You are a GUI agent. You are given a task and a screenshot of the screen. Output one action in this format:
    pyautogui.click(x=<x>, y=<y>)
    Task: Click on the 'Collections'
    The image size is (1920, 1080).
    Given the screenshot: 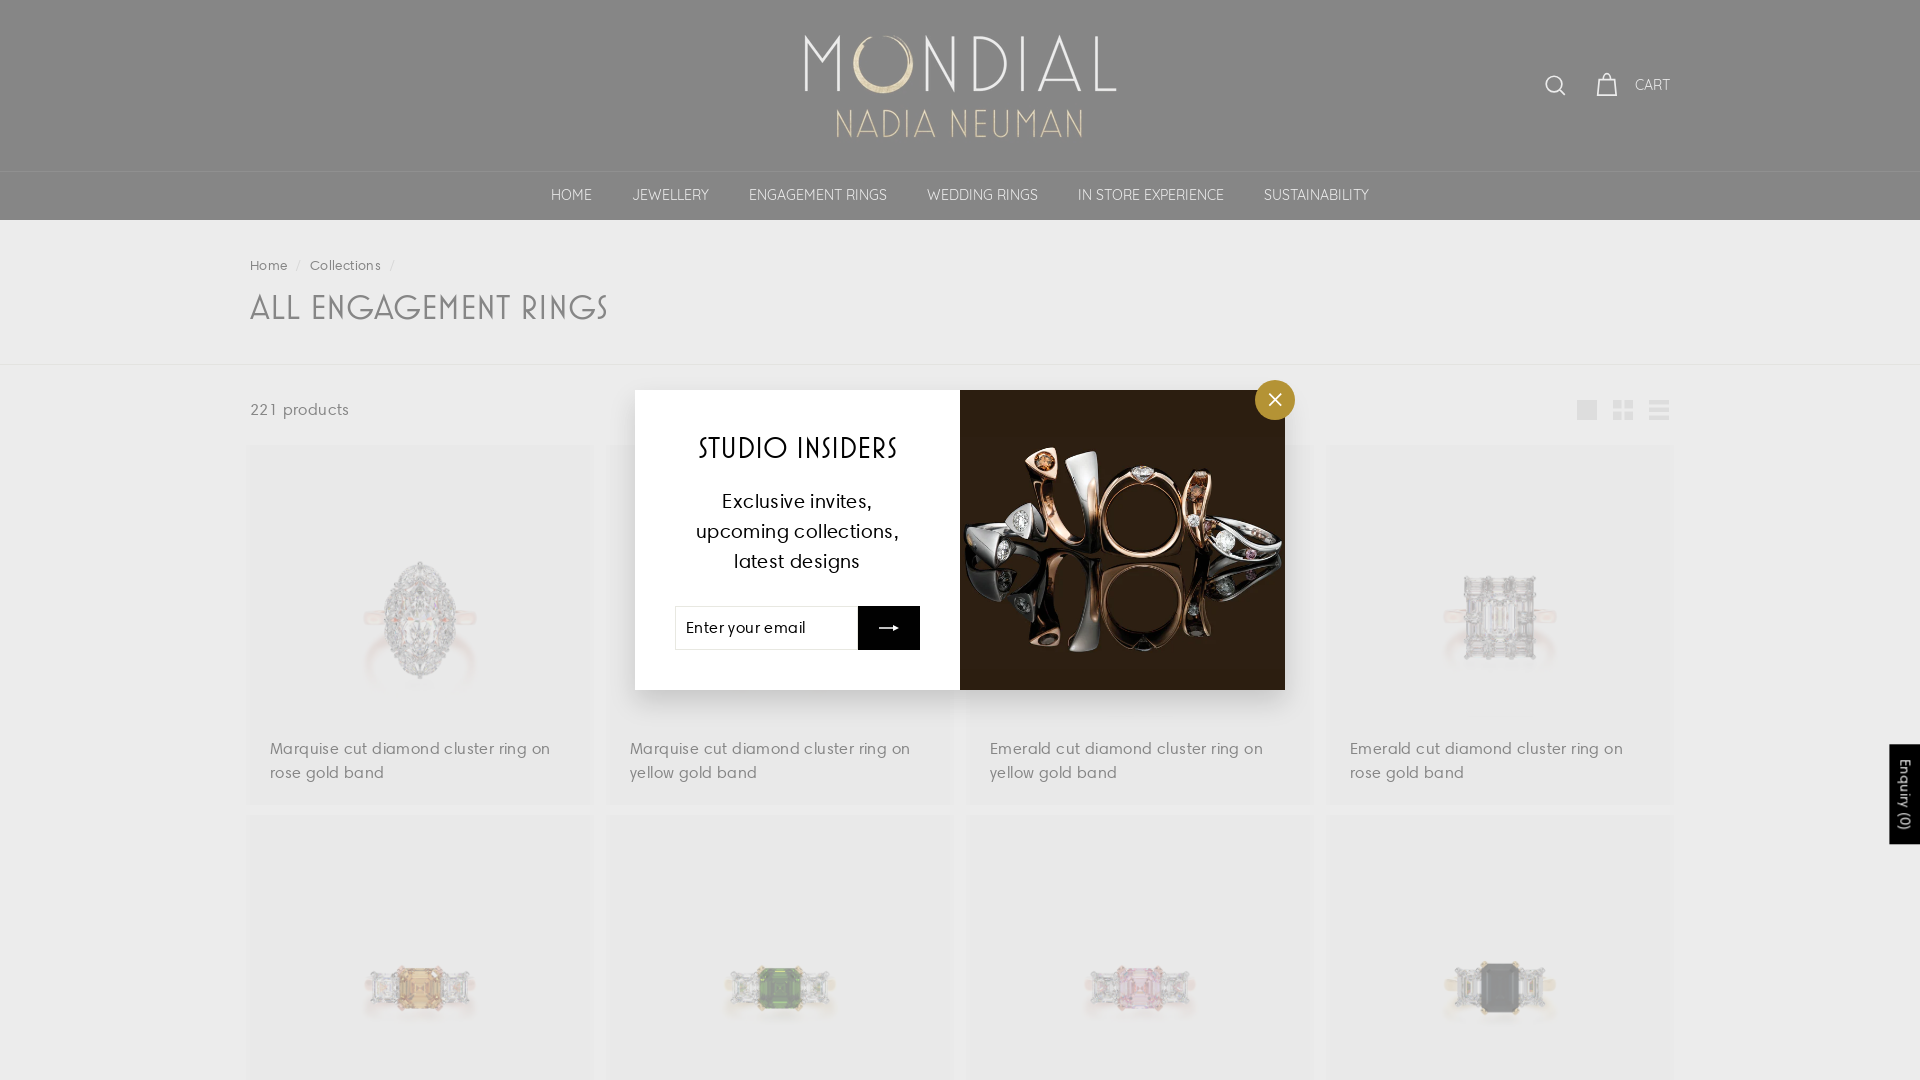 What is the action you would take?
    pyautogui.click(x=345, y=264)
    